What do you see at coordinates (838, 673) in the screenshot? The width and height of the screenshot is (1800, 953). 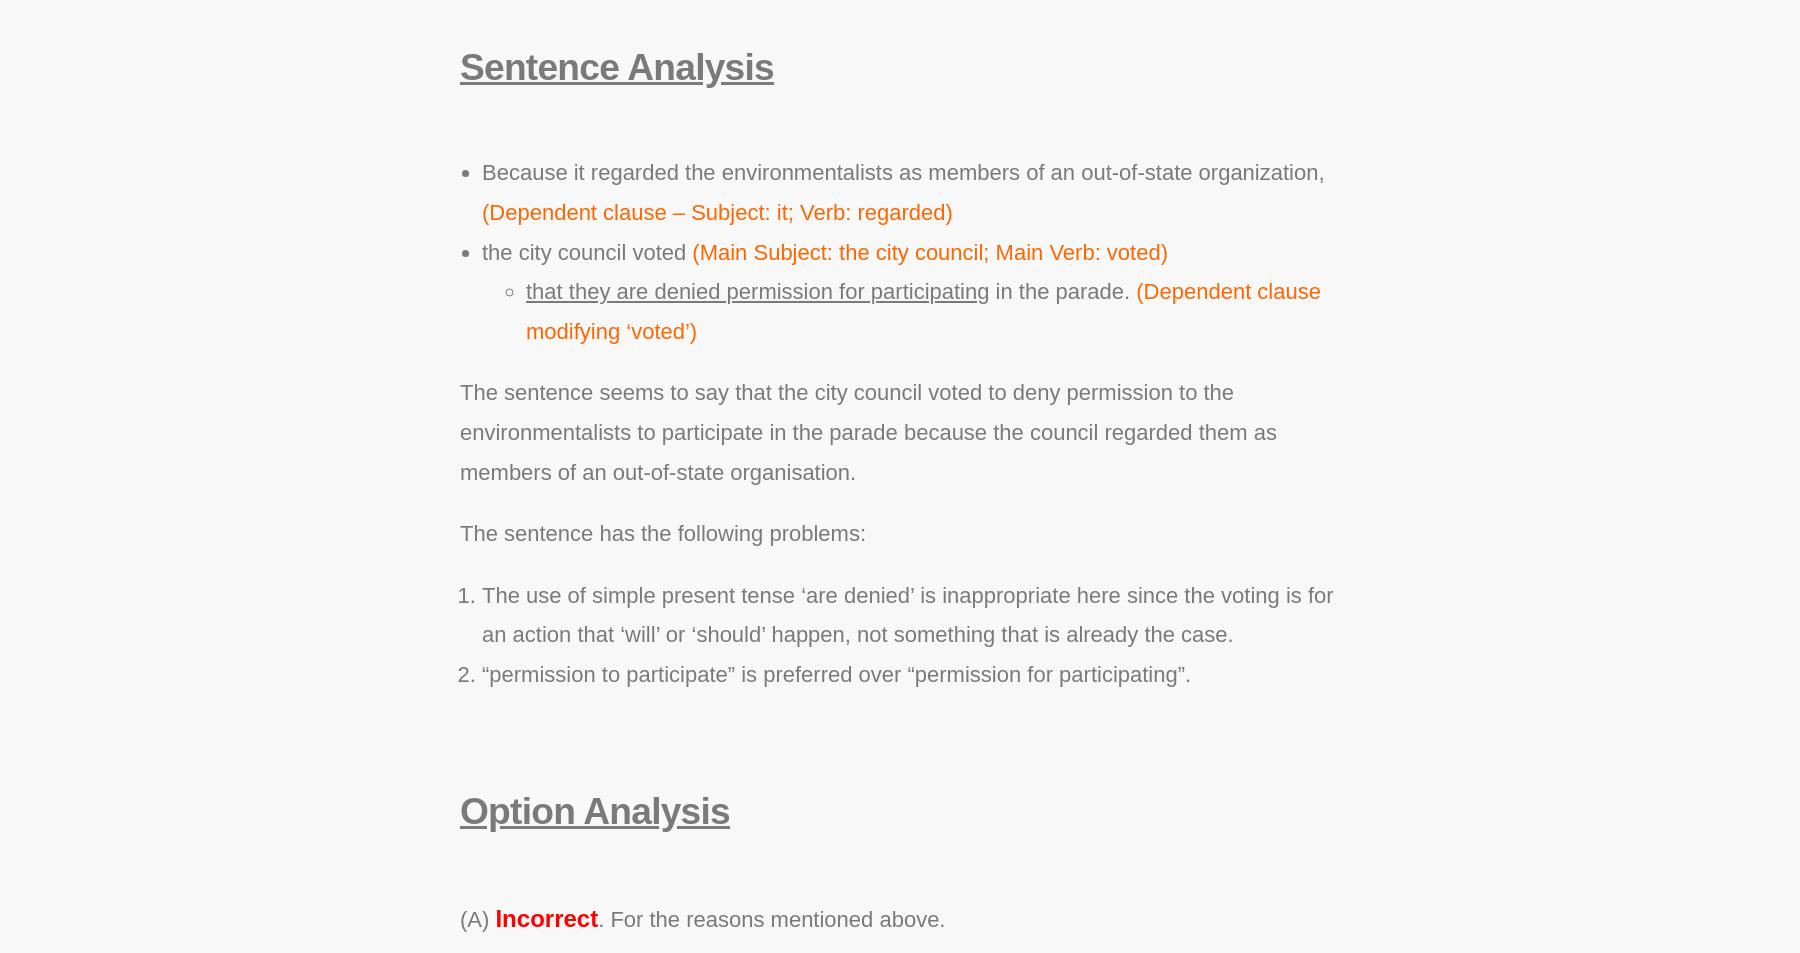 I see `'“permission to participate” is preferred over “permission for participating”.'` at bounding box center [838, 673].